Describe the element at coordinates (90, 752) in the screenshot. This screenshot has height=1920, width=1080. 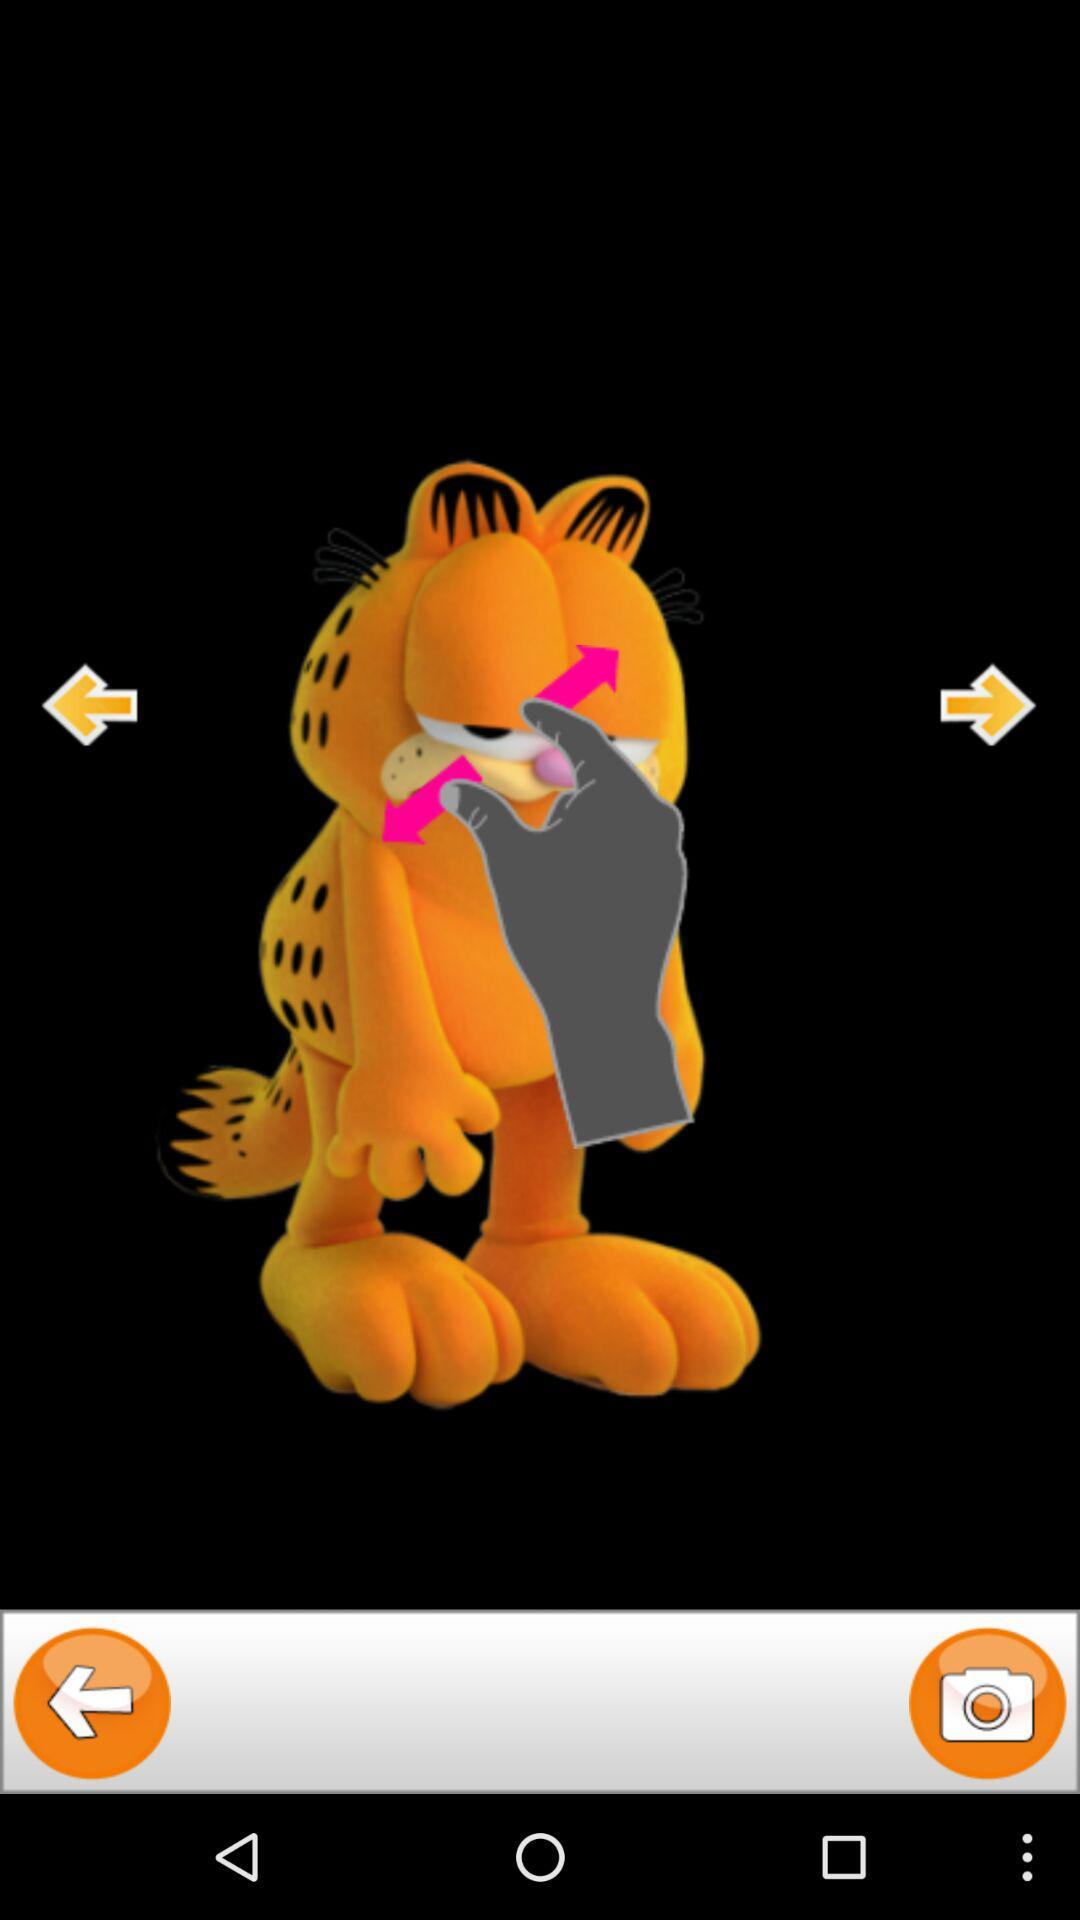
I see `the arrow_backward icon` at that location.